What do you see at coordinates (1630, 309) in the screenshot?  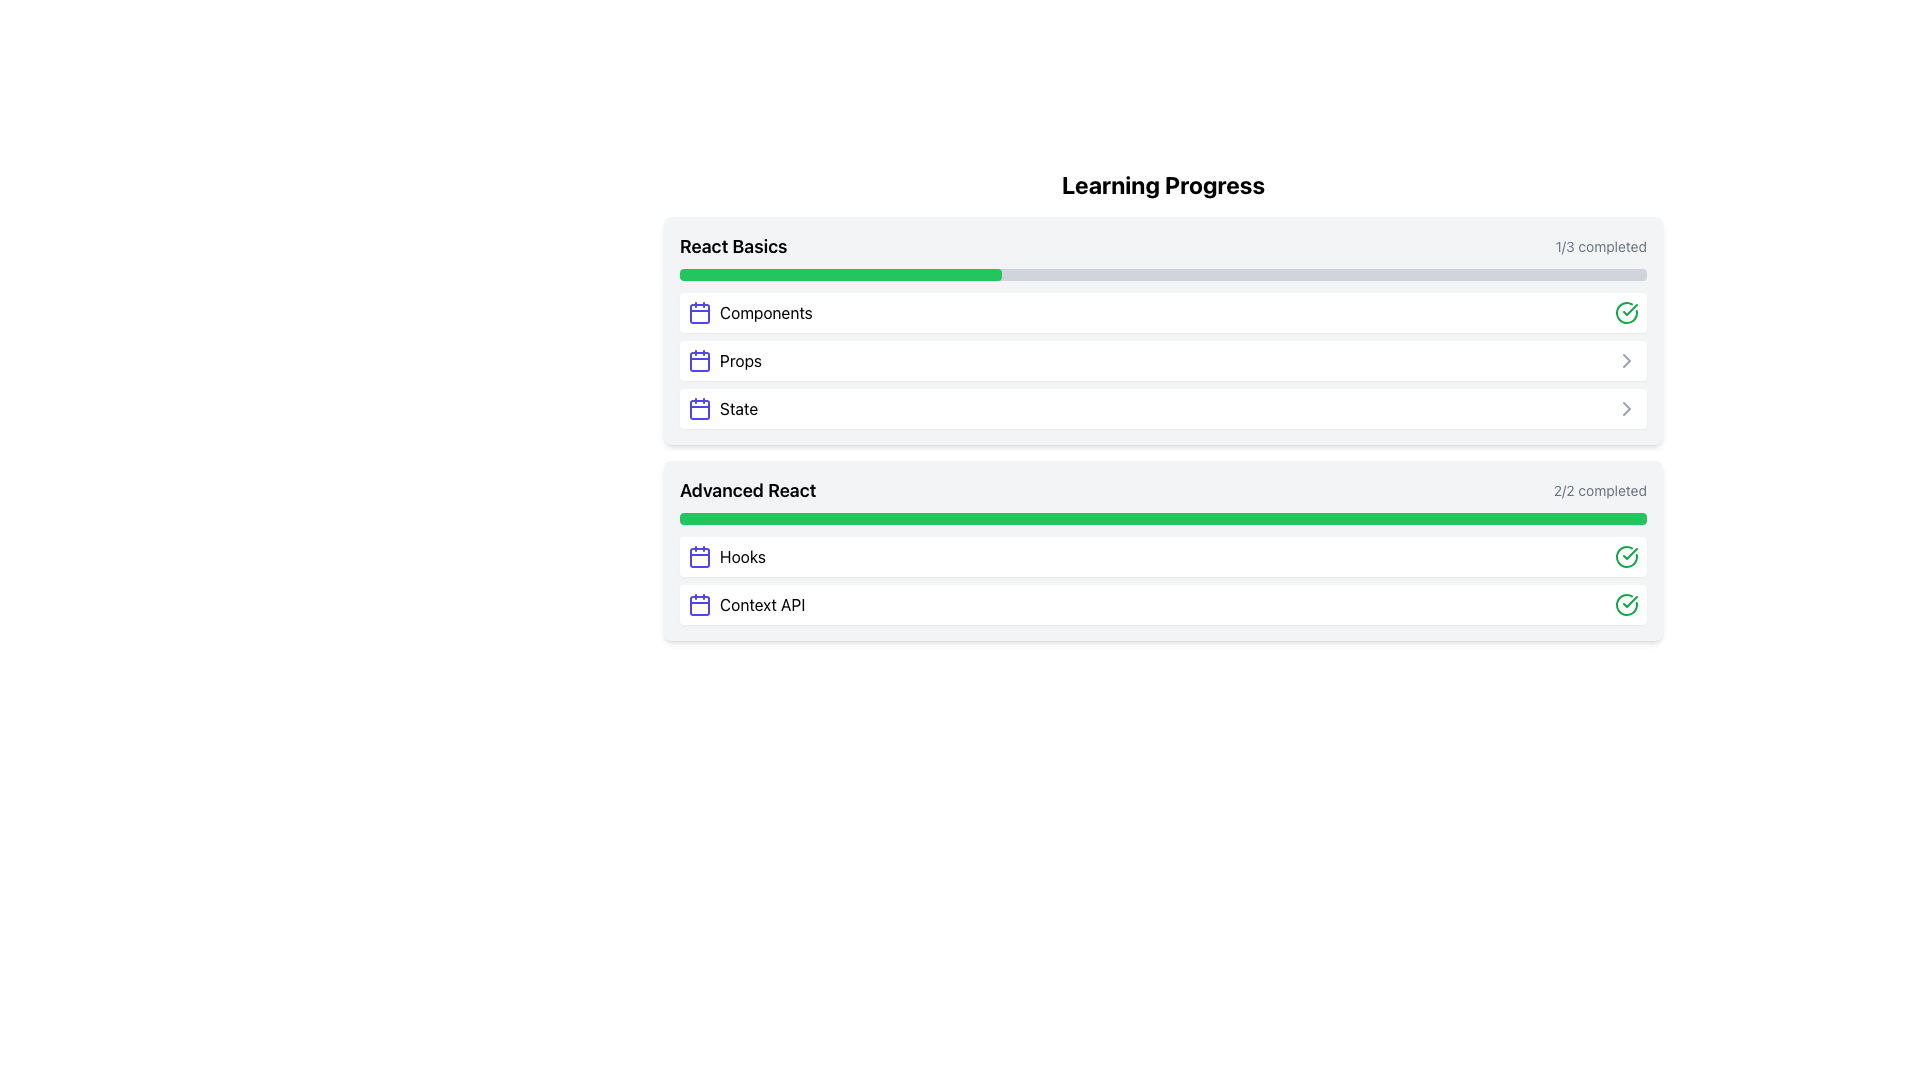 I see `the green checkmark icon within a circular outline to mark it for further actions, located under the 'Advanced React' section in the 'Learning Progress' interface, aligned with 'Context API'` at bounding box center [1630, 309].